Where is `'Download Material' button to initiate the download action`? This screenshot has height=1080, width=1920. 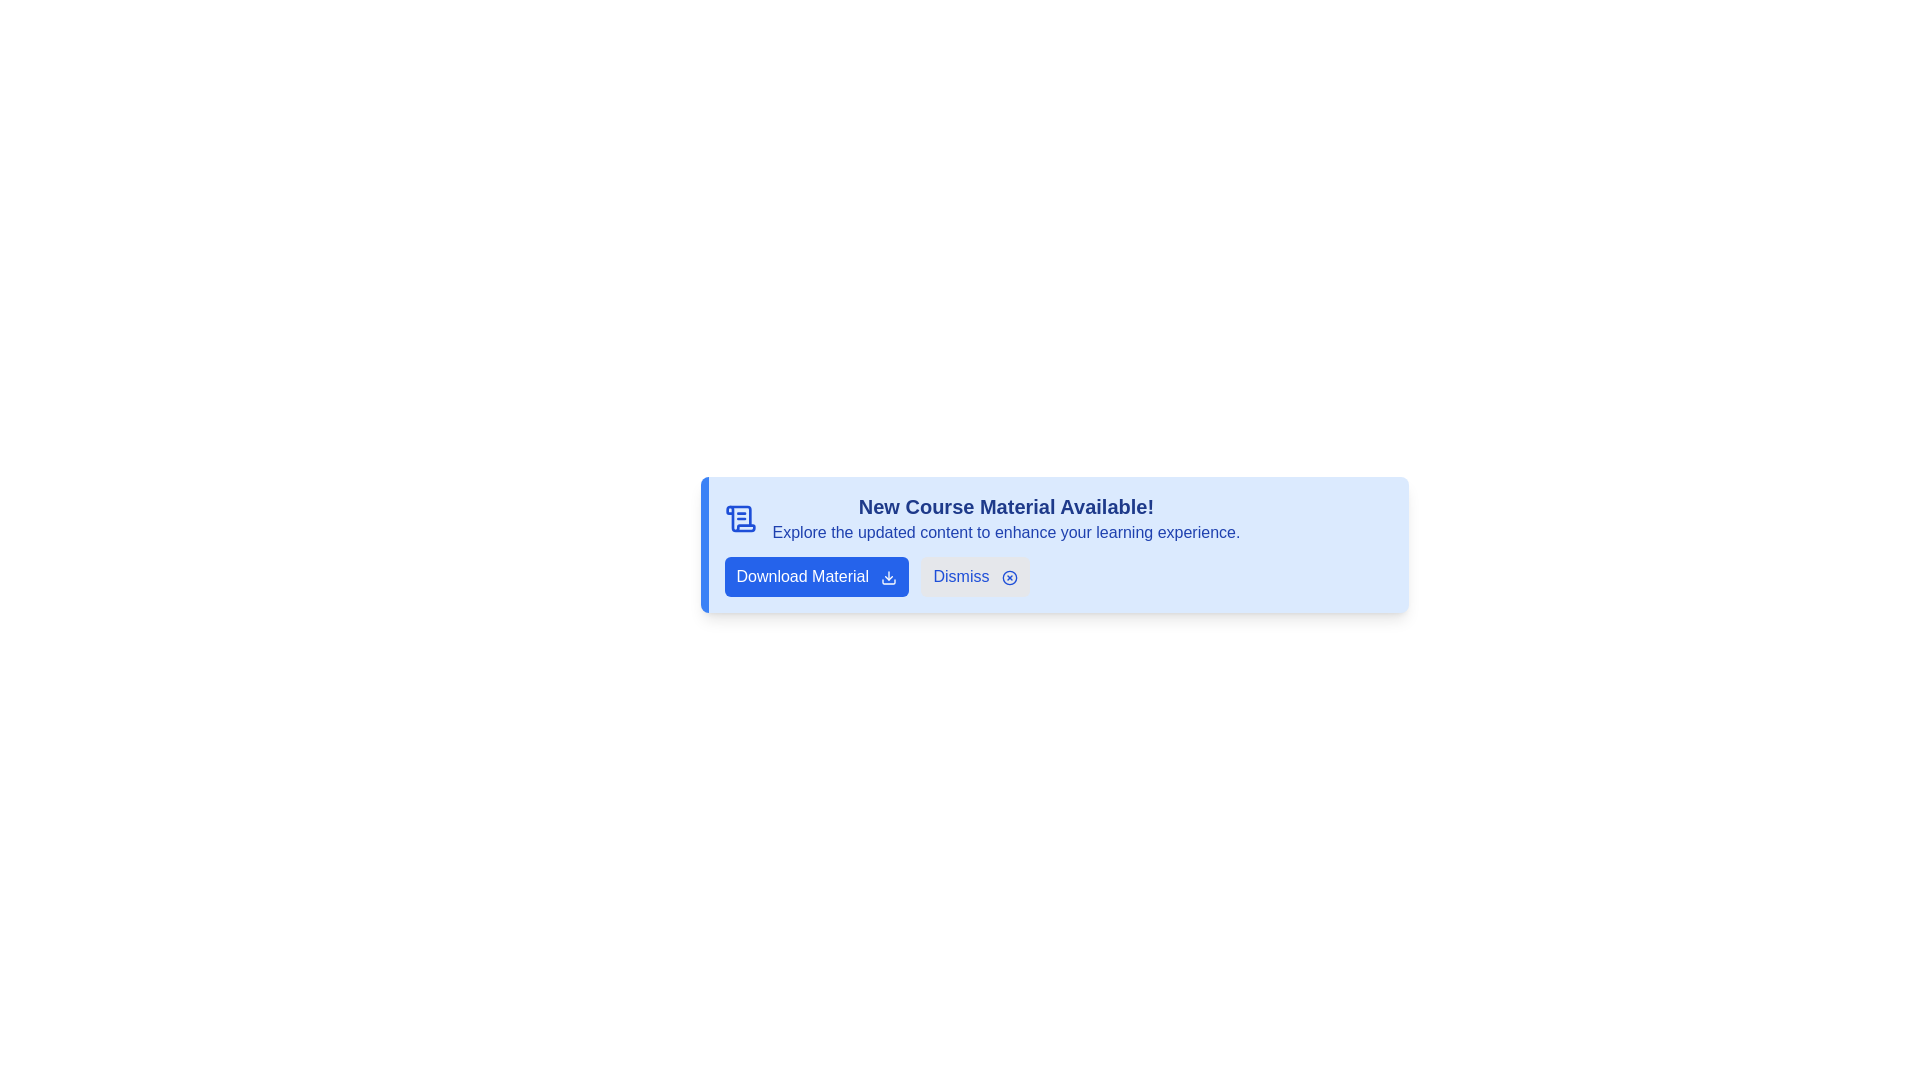
'Download Material' button to initiate the download action is located at coordinates (816, 577).